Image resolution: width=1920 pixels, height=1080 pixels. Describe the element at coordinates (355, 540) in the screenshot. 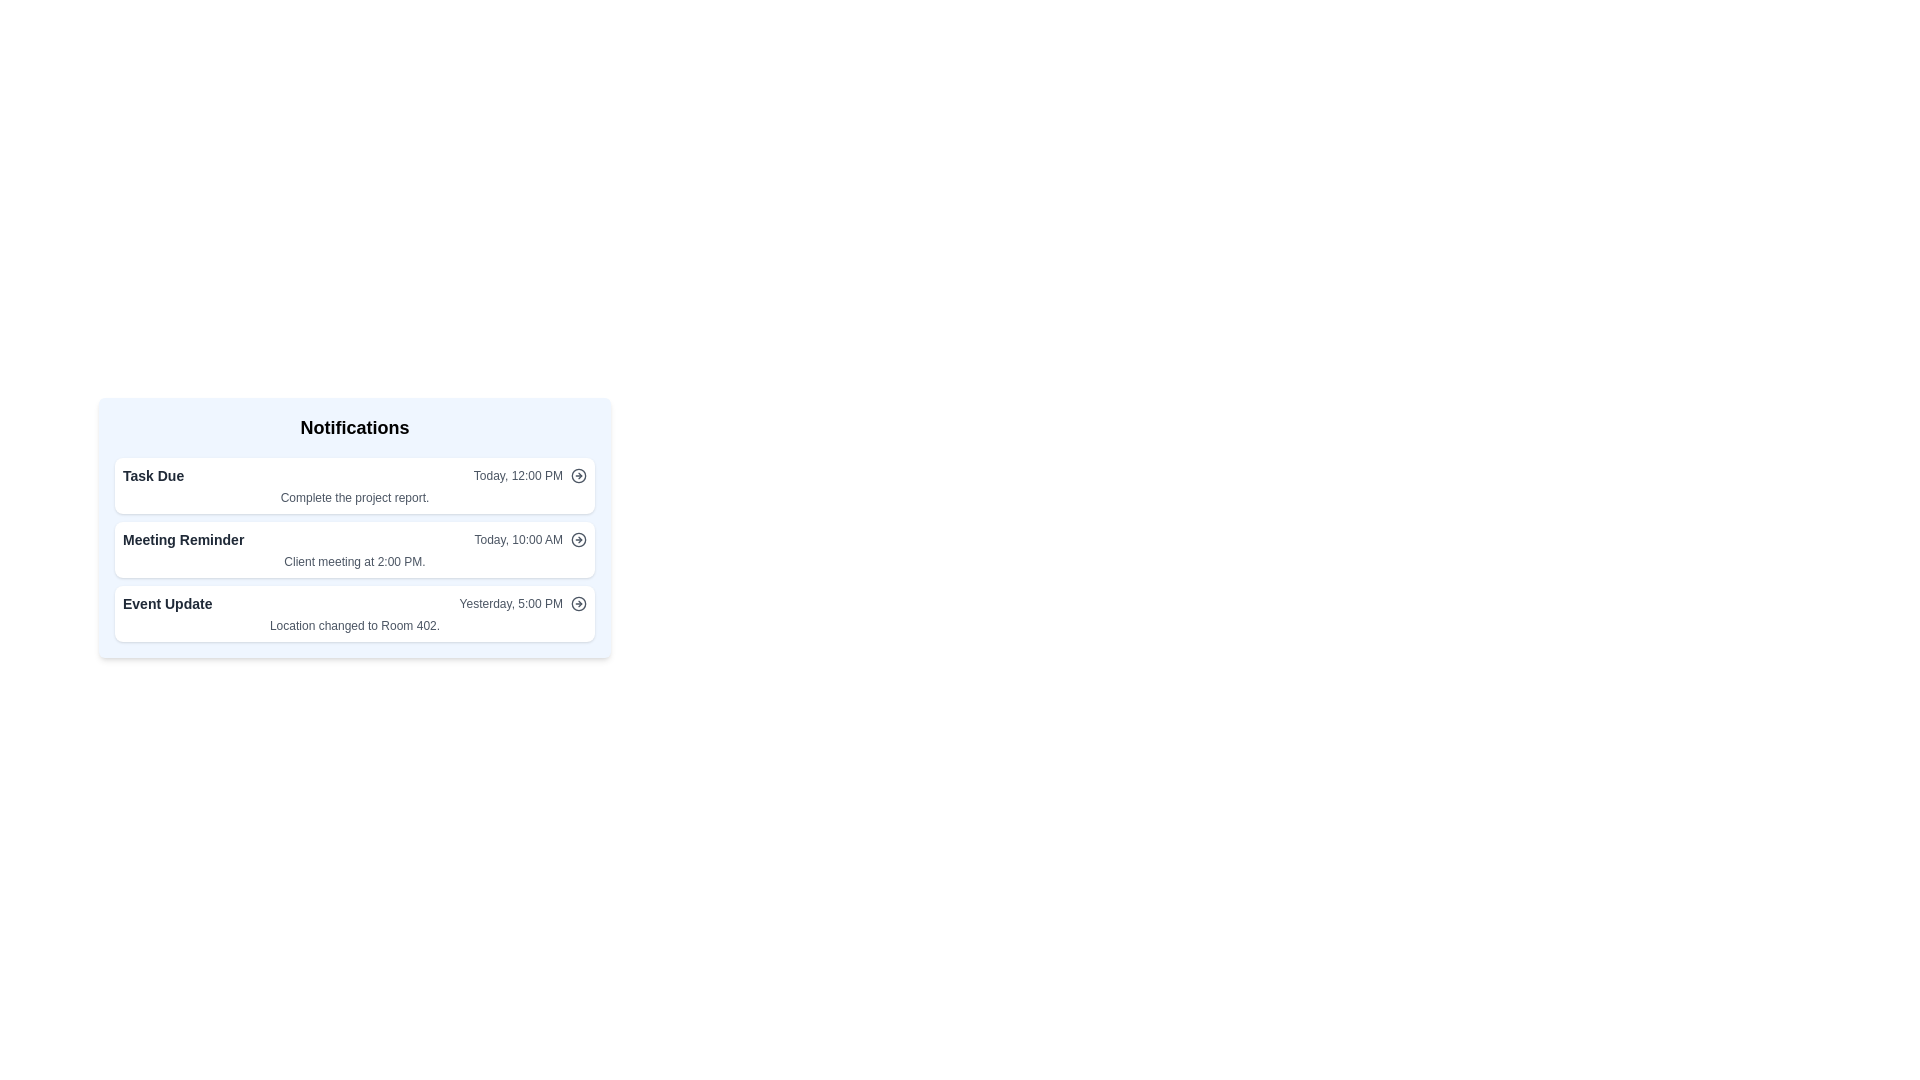

I see `the notification element for today's meeting scheduled at 10:00 AM` at that location.